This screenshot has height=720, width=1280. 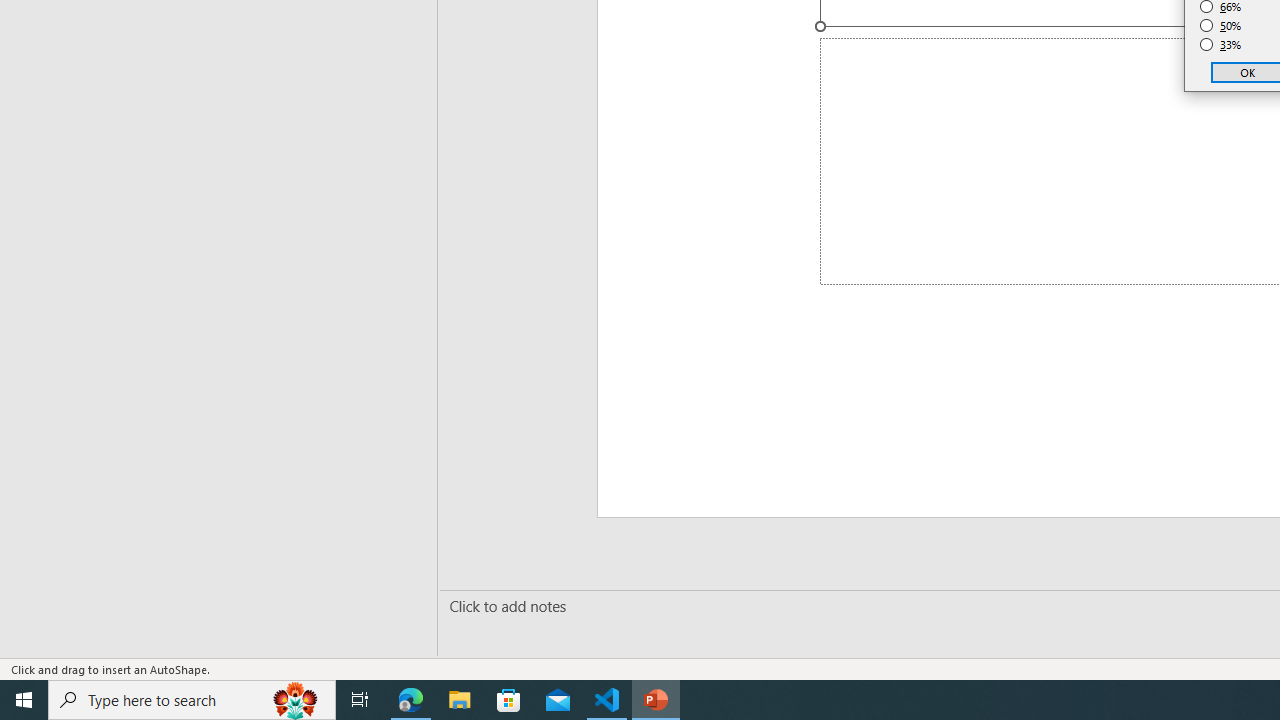 I want to click on '50%', so click(x=1220, y=25).